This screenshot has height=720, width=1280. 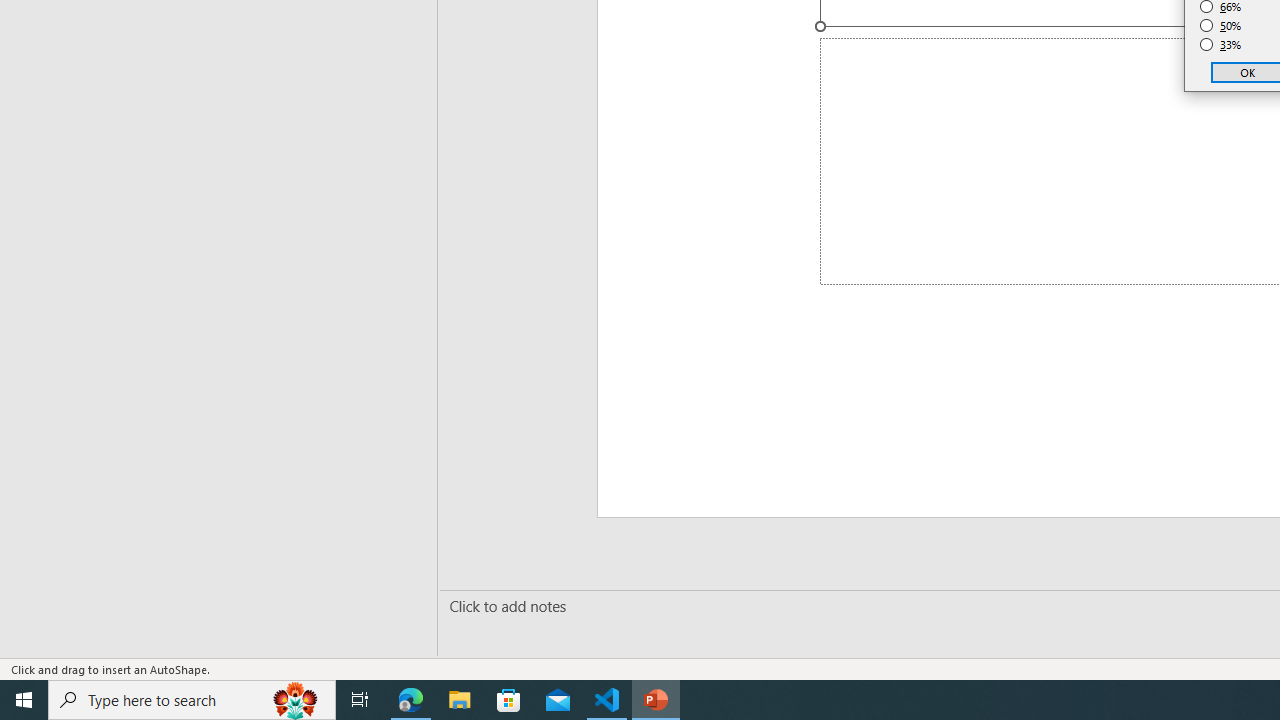 I want to click on '50%', so click(x=1220, y=25).